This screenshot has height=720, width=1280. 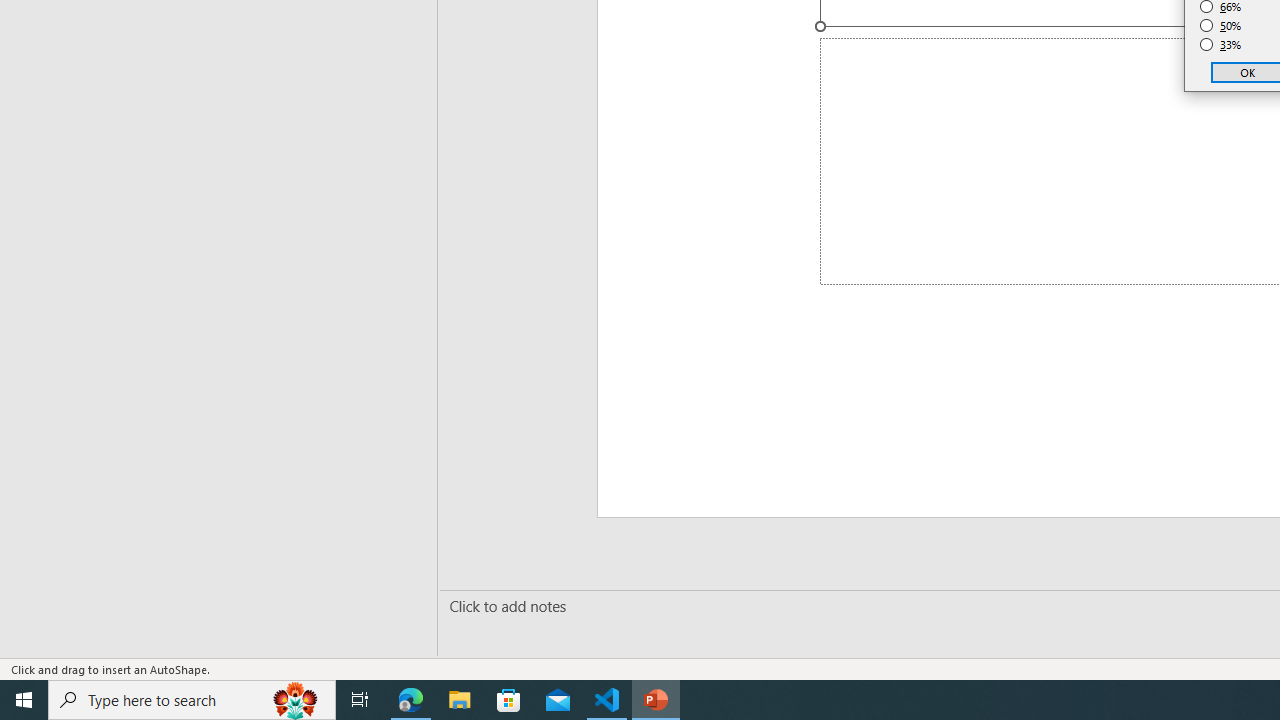 I want to click on '50%', so click(x=1220, y=25).